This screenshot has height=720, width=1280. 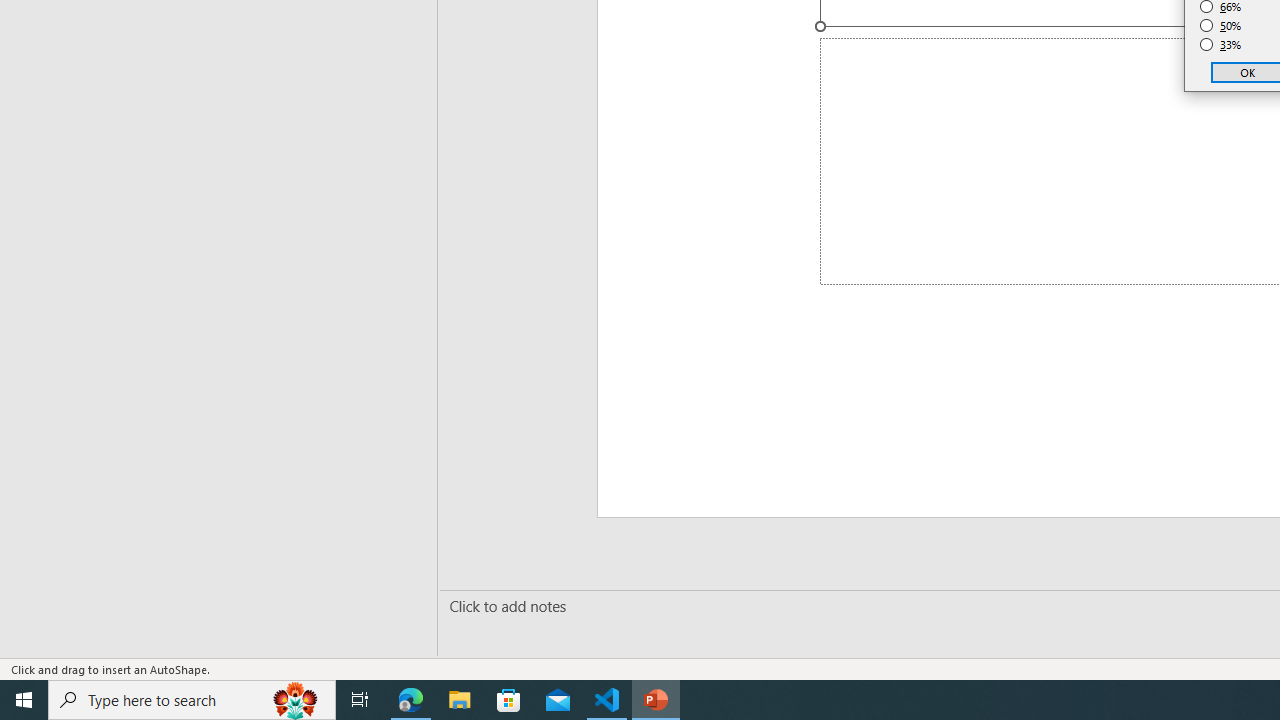 I want to click on '50%', so click(x=1220, y=25).